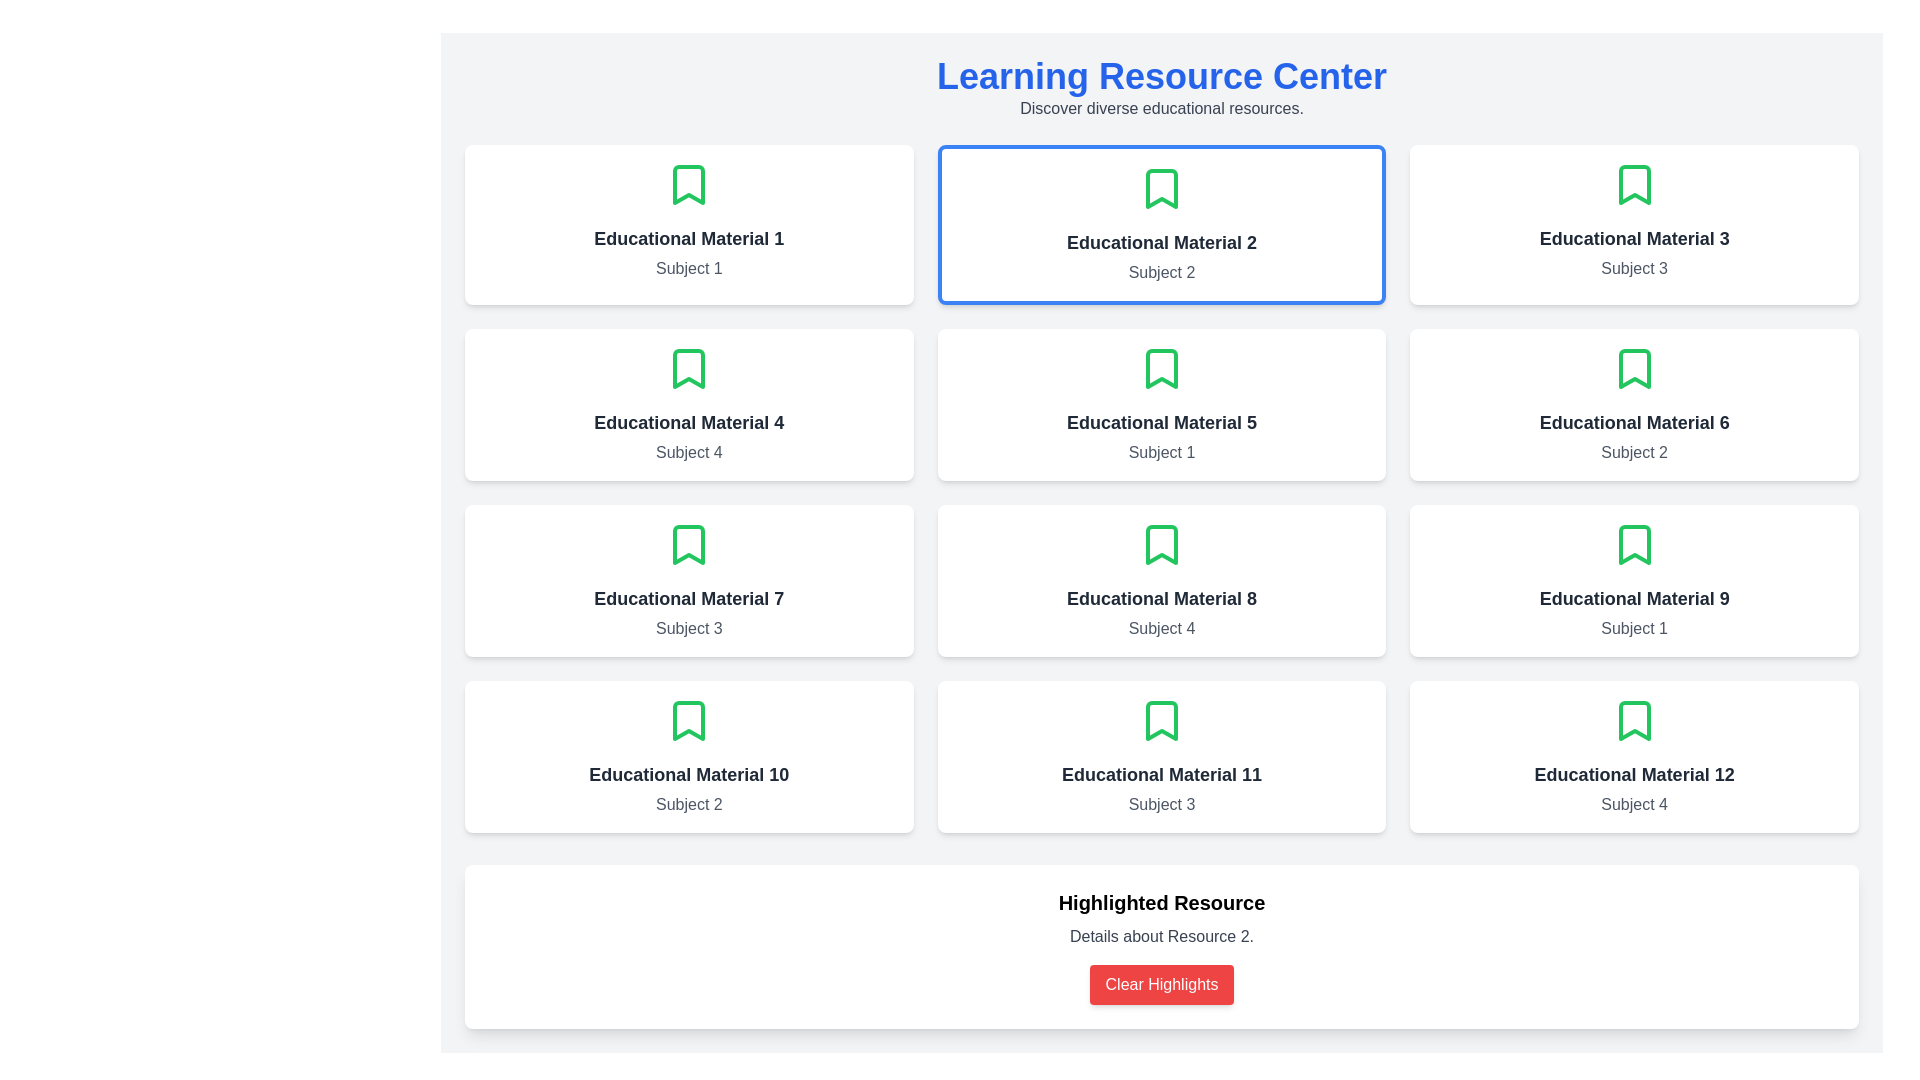 This screenshot has height=1080, width=1920. Describe the element at coordinates (1161, 544) in the screenshot. I see `the green outline bookmark icon located in the second row and third column of the grid layout, above the labels 'Educational Material 8' and 'Subject 4'` at that location.